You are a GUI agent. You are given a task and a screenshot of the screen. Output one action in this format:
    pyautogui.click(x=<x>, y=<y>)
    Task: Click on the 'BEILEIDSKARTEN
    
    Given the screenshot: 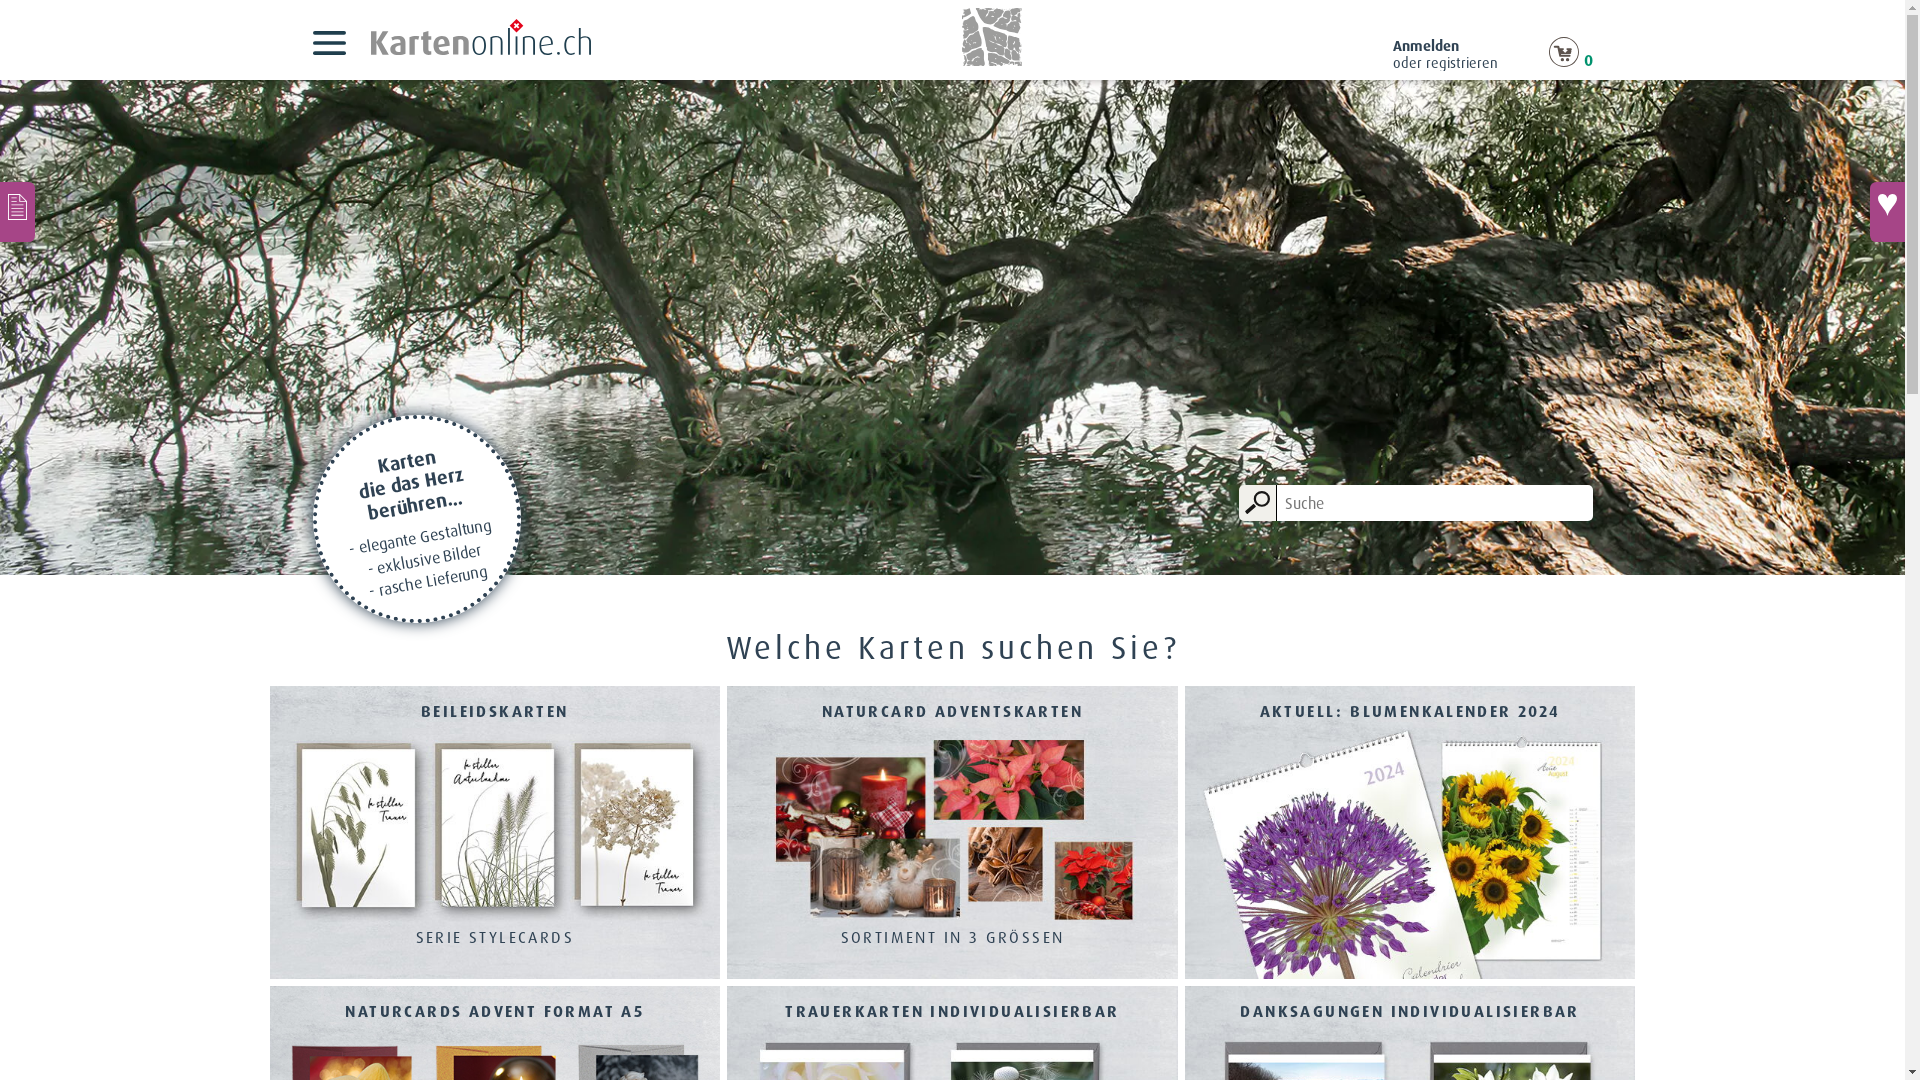 What is the action you would take?
    pyautogui.click(x=495, y=834)
    